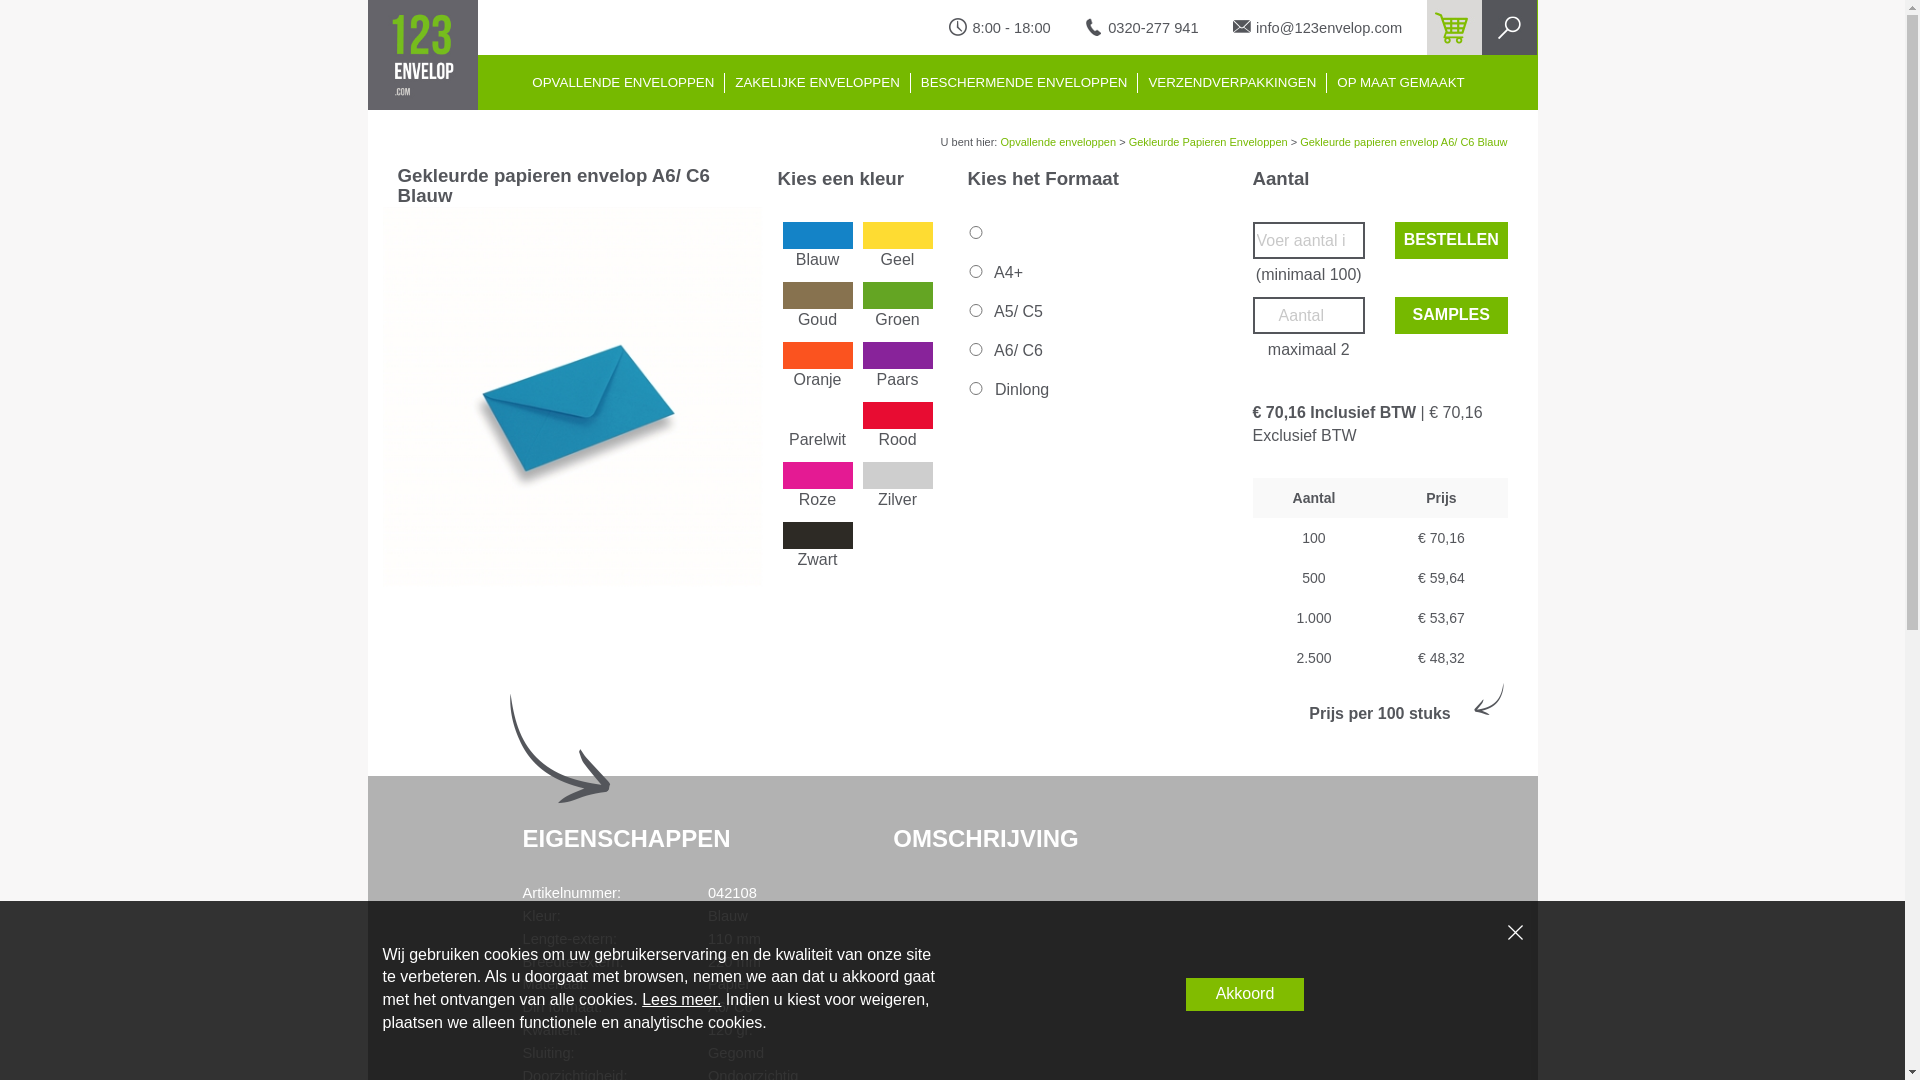 The height and width of the screenshot is (1080, 1920). Describe the element at coordinates (1451, 315) in the screenshot. I see `'SAMPLES'` at that location.